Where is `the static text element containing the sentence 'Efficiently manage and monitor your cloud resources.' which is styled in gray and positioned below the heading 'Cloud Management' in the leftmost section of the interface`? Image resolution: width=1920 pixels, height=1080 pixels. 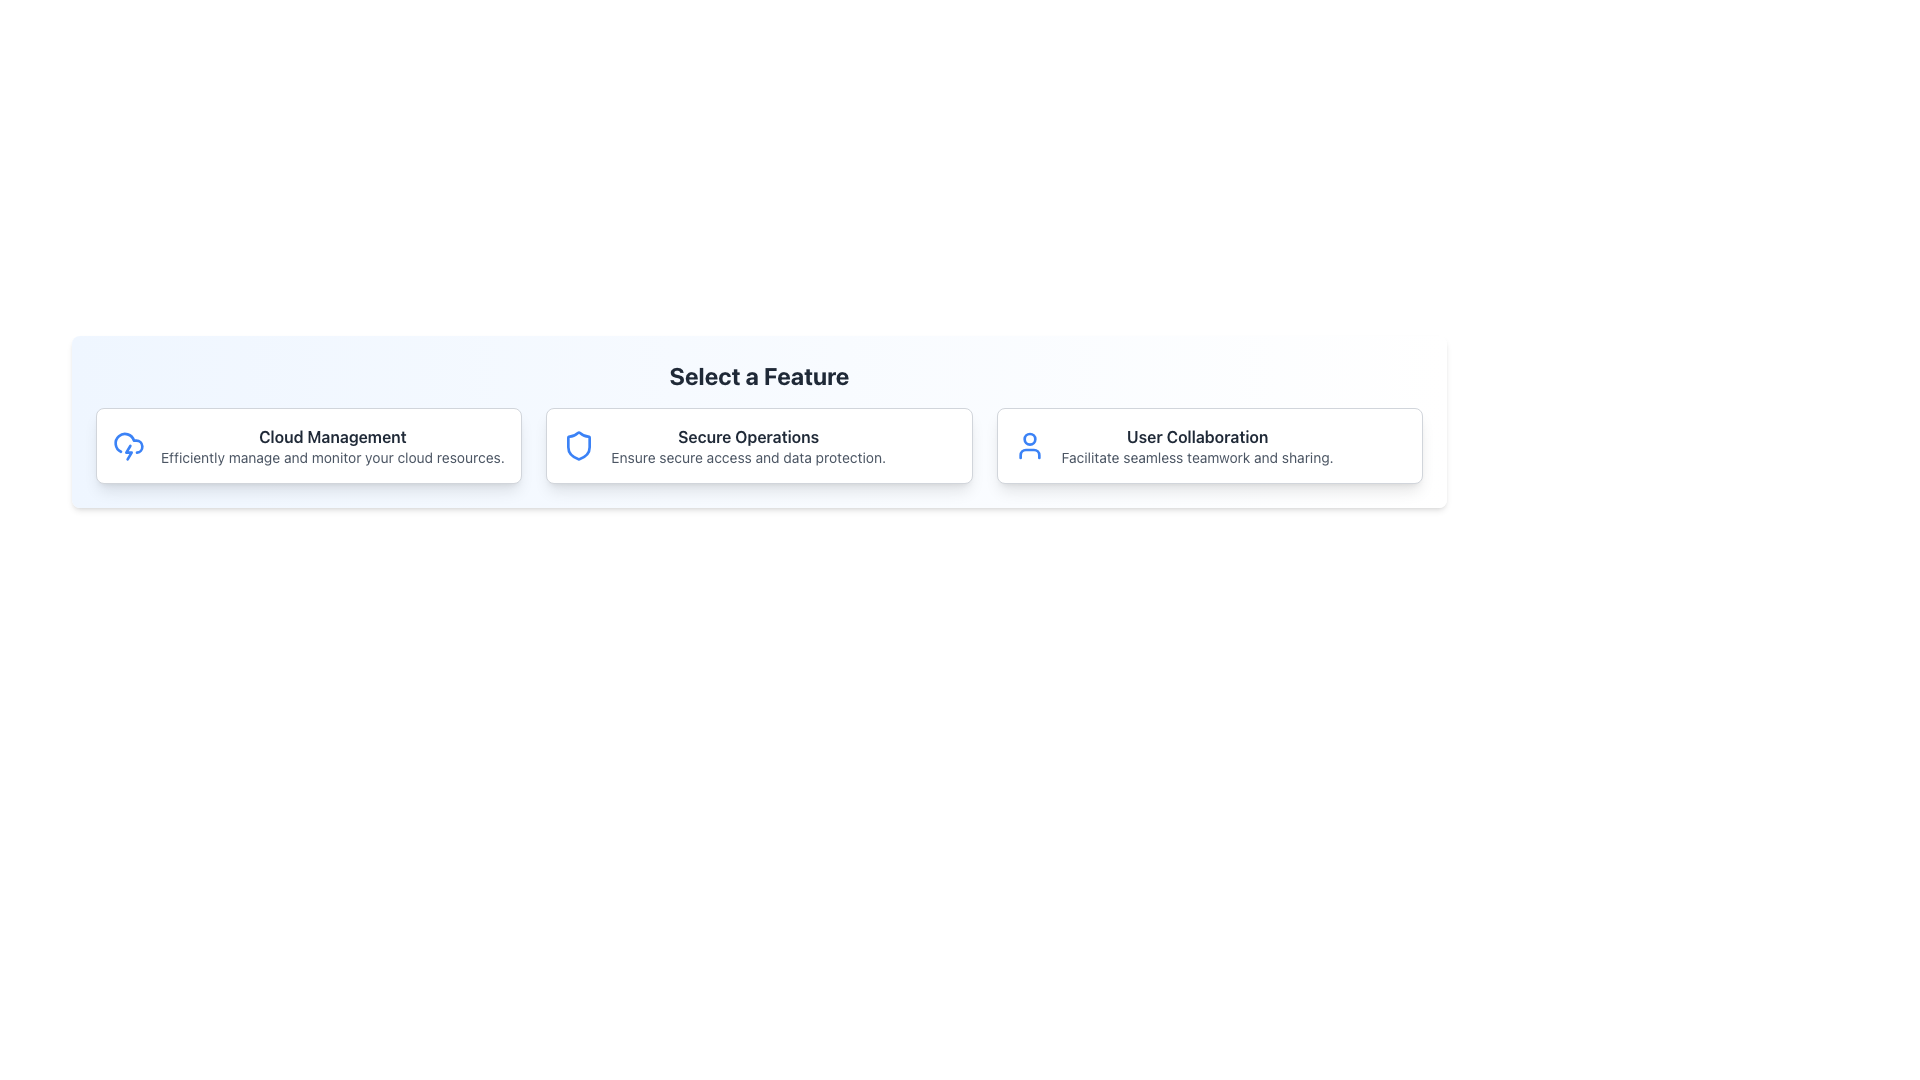 the static text element containing the sentence 'Efficiently manage and monitor your cloud resources.' which is styled in gray and positioned below the heading 'Cloud Management' in the leftmost section of the interface is located at coordinates (332, 457).